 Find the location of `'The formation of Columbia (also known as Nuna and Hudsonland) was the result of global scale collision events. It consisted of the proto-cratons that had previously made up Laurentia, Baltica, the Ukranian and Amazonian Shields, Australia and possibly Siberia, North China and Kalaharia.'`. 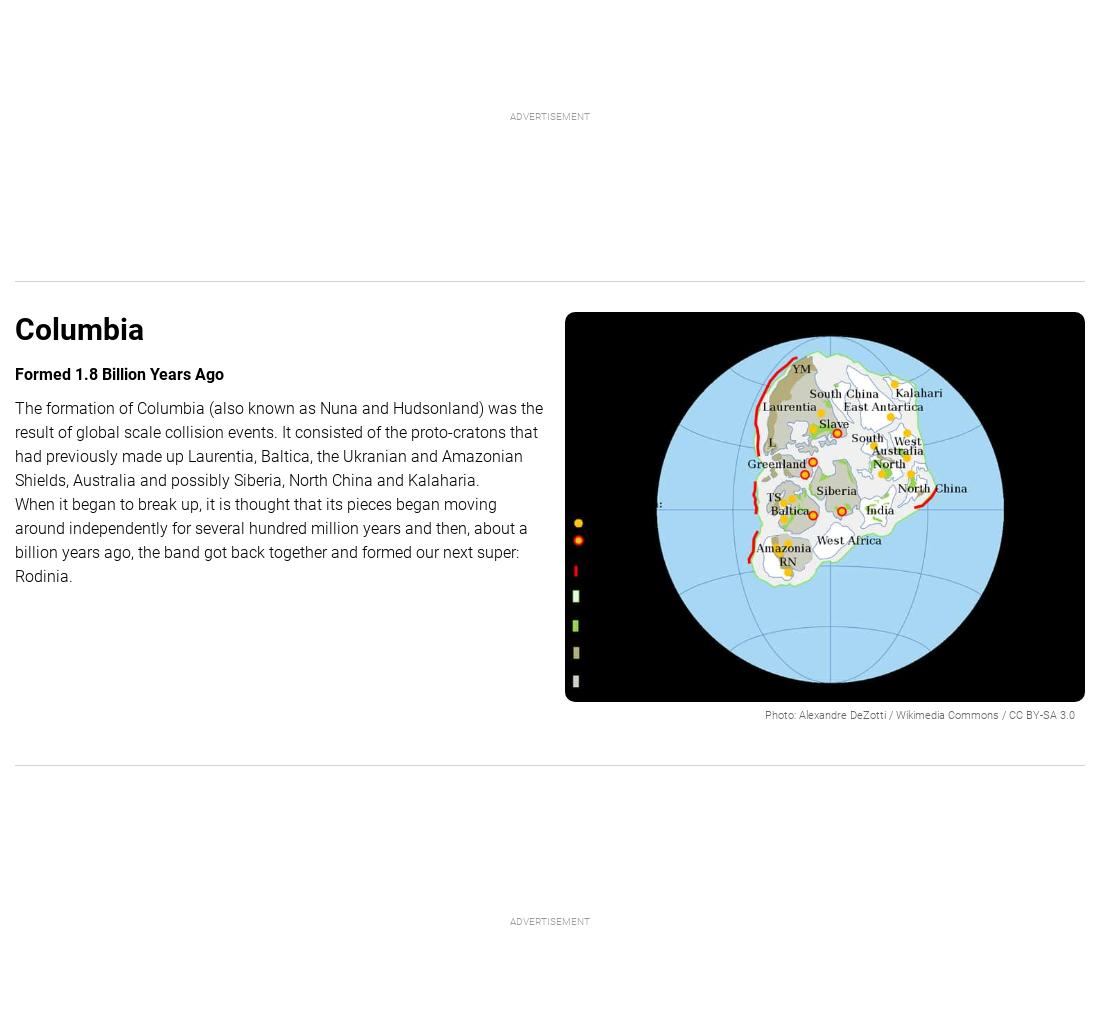

'The formation of Columbia (also known as Nuna and Hudsonland) was the result of global scale collision events. It consisted of the proto-cratons that had previously made up Laurentia, Baltica, the Ukranian and Amazonian Shields, Australia and possibly Siberia, North China and Kalaharia.' is located at coordinates (13, 444).